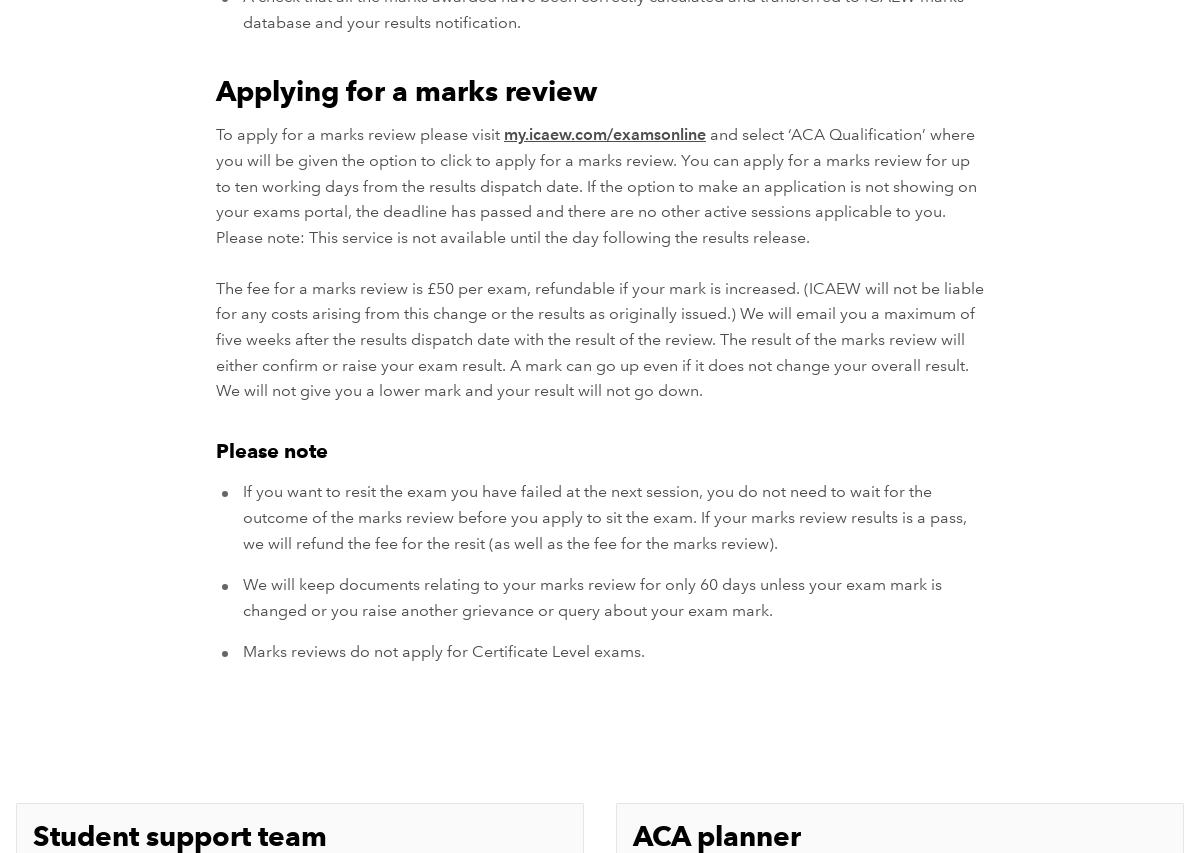 Image resolution: width=1200 pixels, height=853 pixels. Describe the element at coordinates (242, 596) in the screenshot. I see `'We will keep documents relating to your marks review for only 60 days unless your exam mark is changed or you raise another grievance or query about your exam mark.'` at that location.